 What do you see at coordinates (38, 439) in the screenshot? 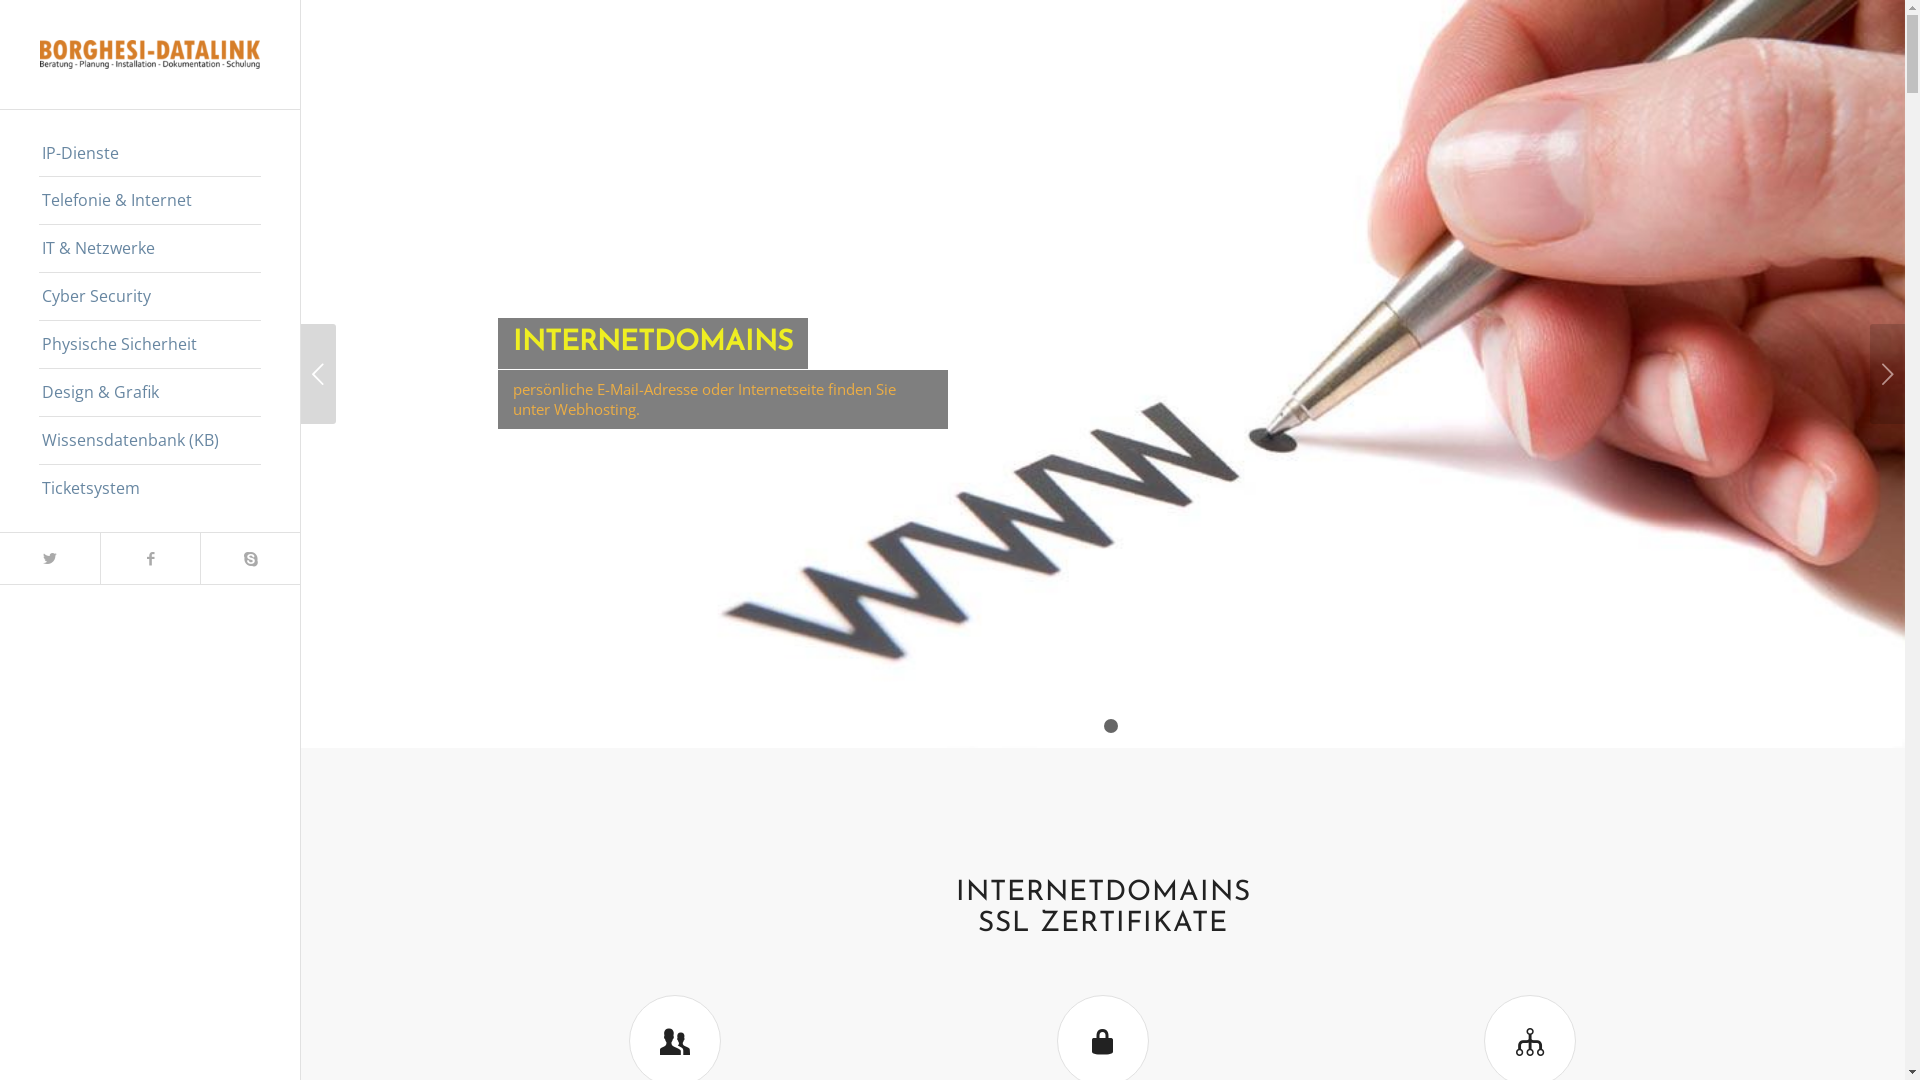
I see `'Wissensdatenbank (KB)'` at bounding box center [38, 439].